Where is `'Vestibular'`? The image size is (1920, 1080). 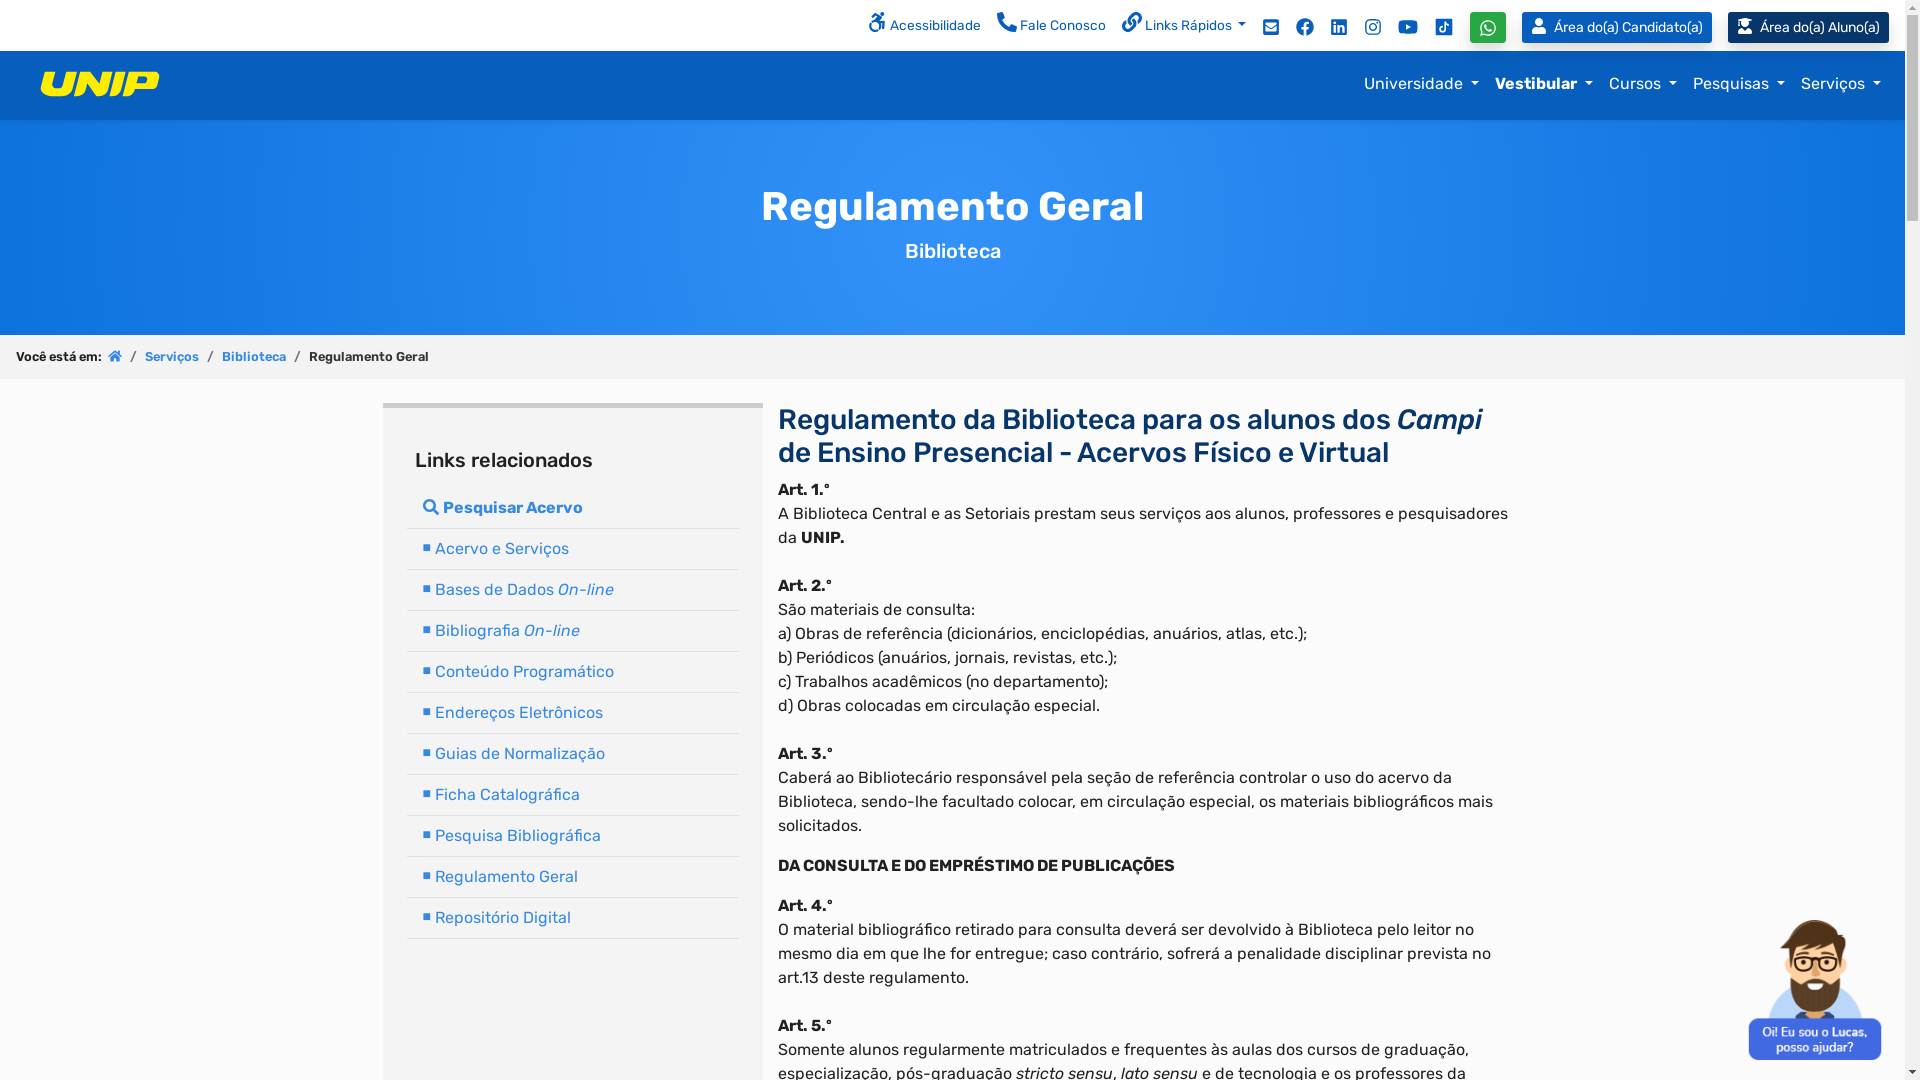 'Vestibular' is located at coordinates (1487, 83).